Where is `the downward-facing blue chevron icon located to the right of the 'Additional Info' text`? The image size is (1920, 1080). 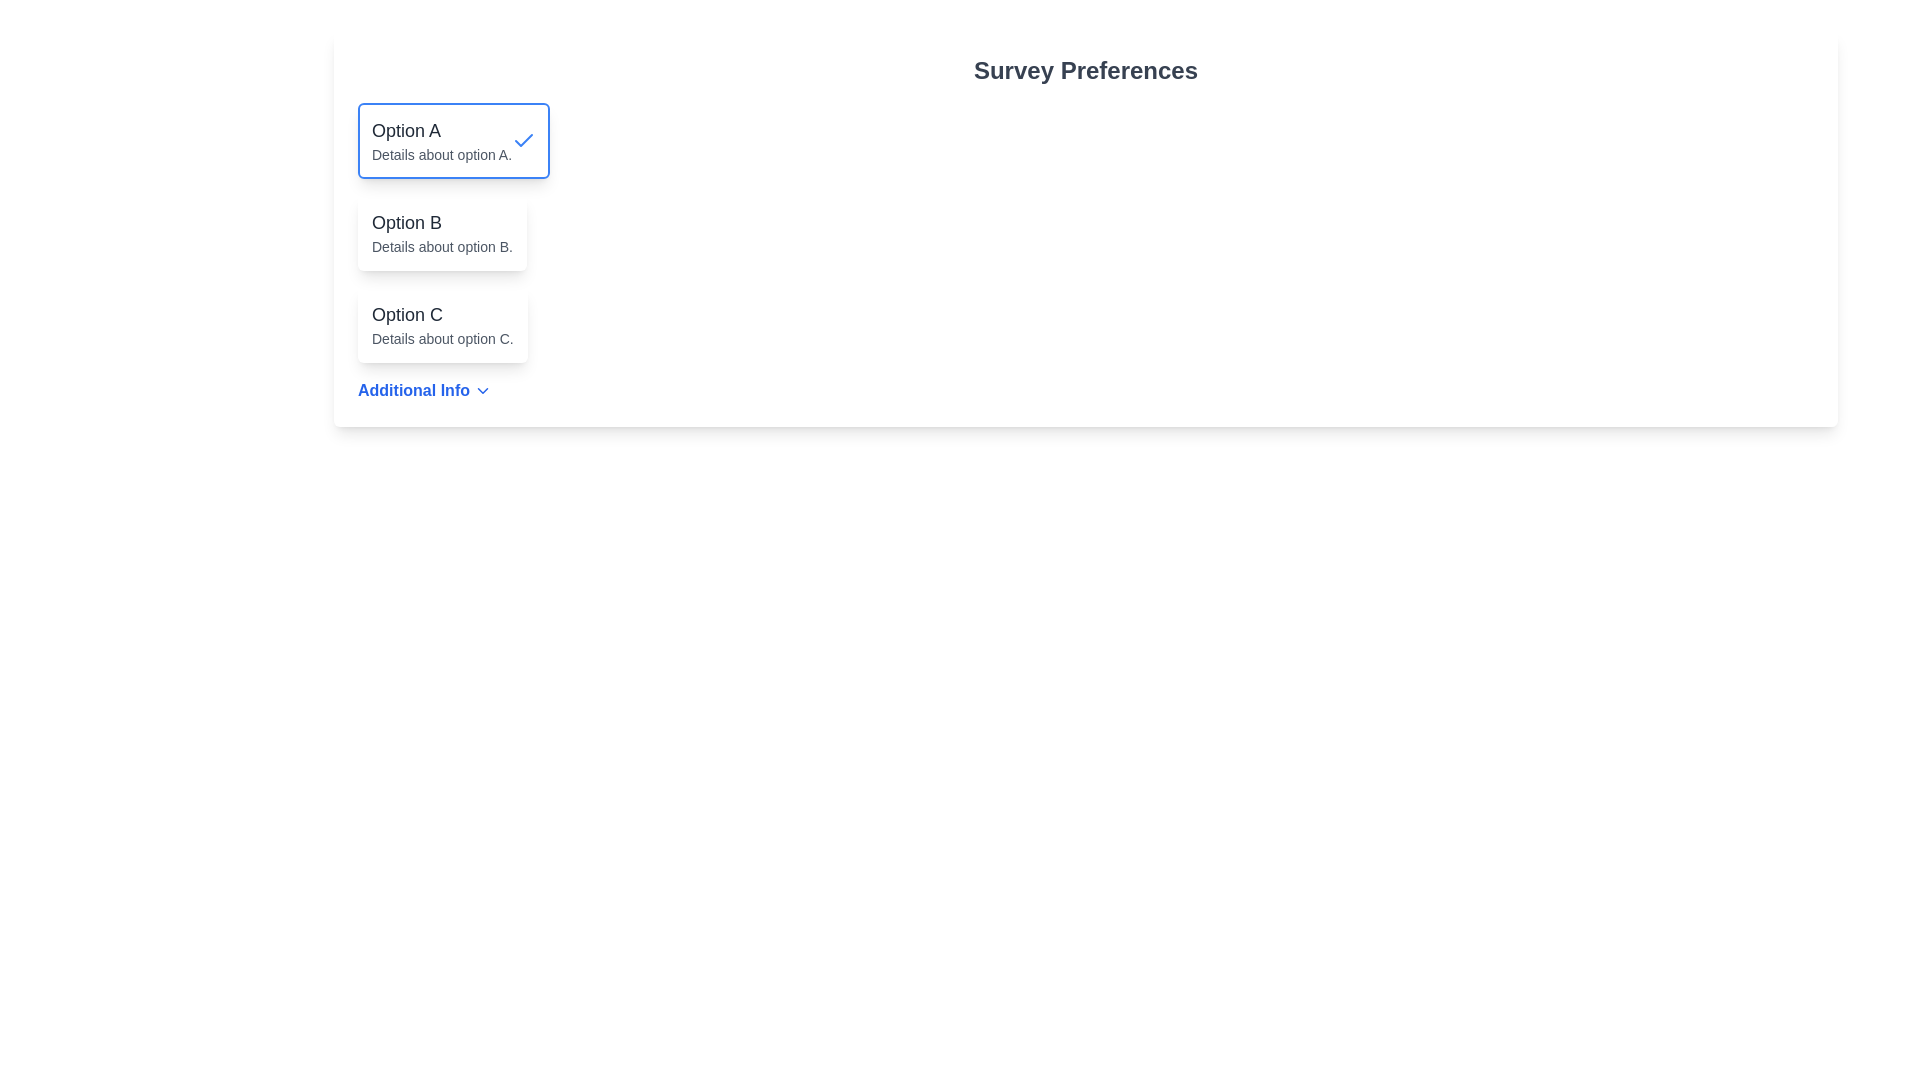 the downward-facing blue chevron icon located to the right of the 'Additional Info' text is located at coordinates (483, 390).